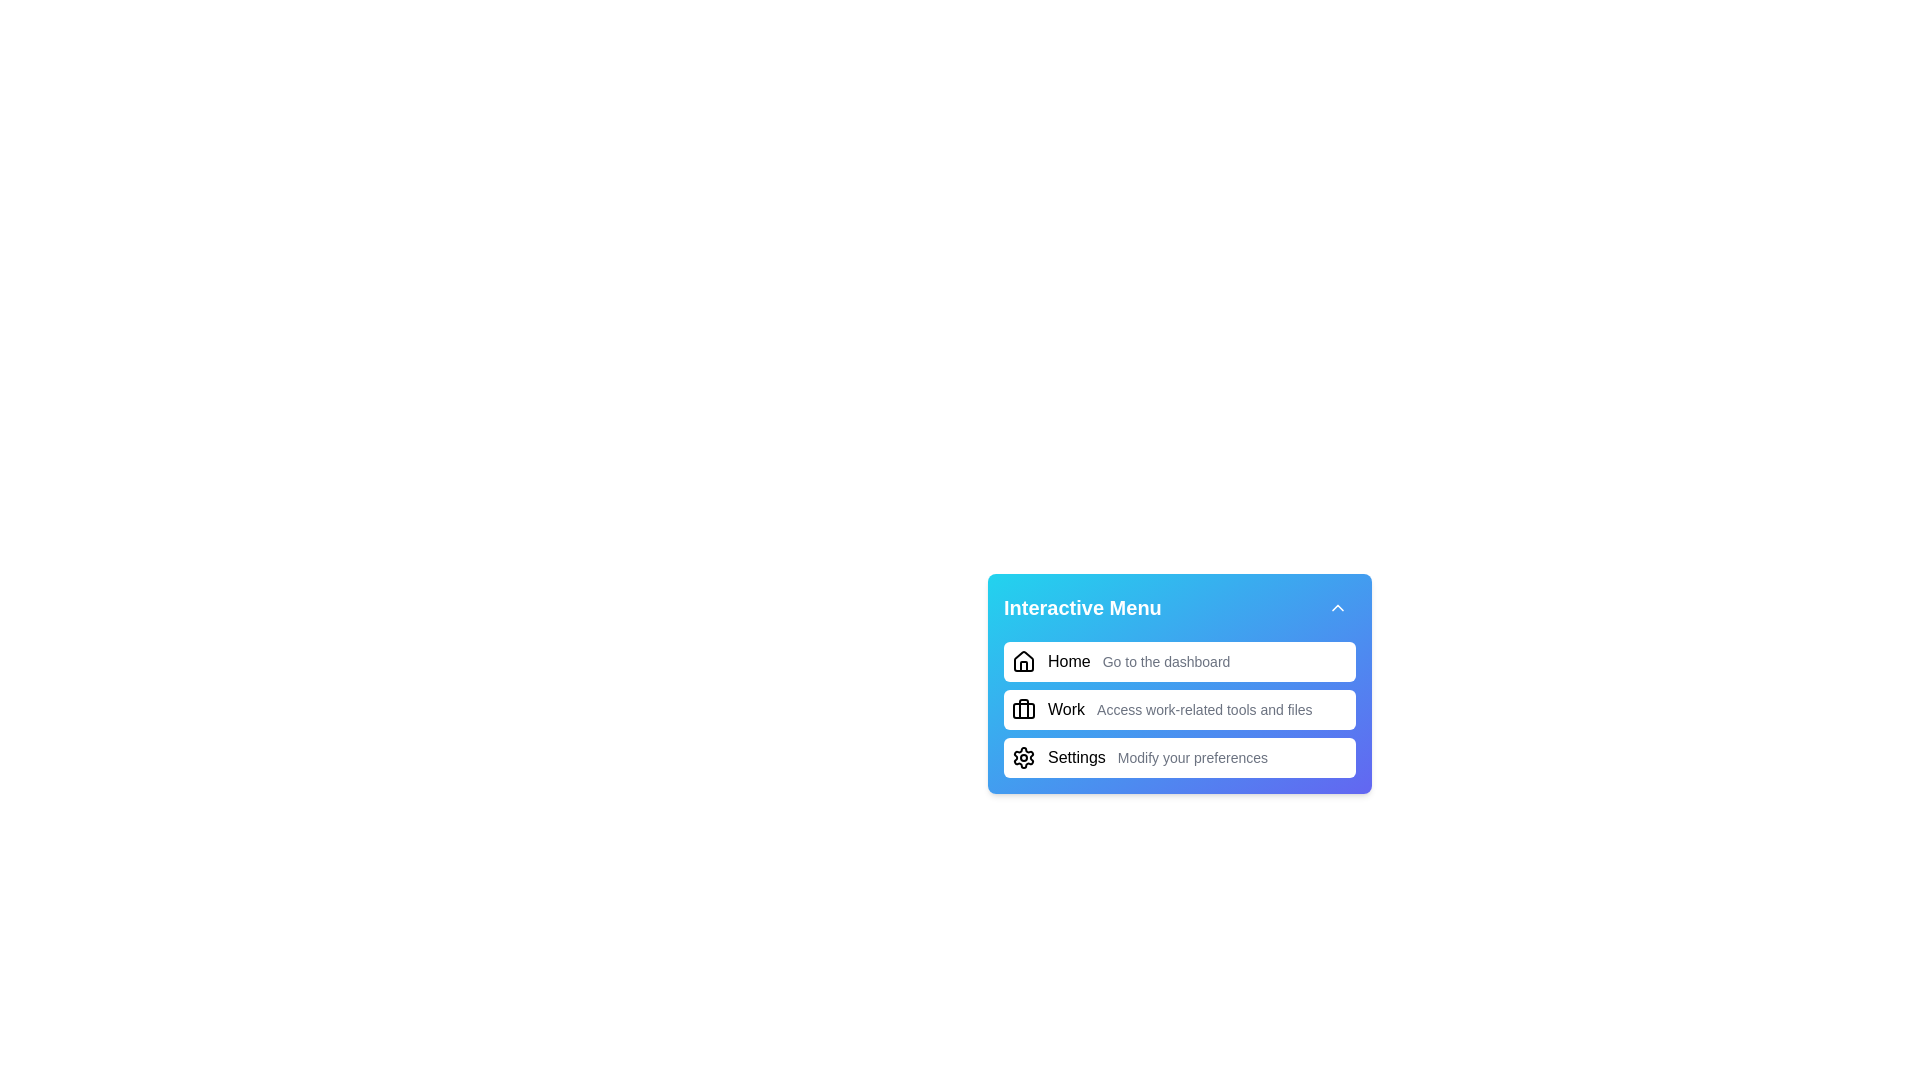 The image size is (1920, 1080). I want to click on the text label that reads 'Go to the dashboard', which is positioned to the right of the 'Home' text in the topmost interactive section of the vertical menu interface, so click(1166, 662).